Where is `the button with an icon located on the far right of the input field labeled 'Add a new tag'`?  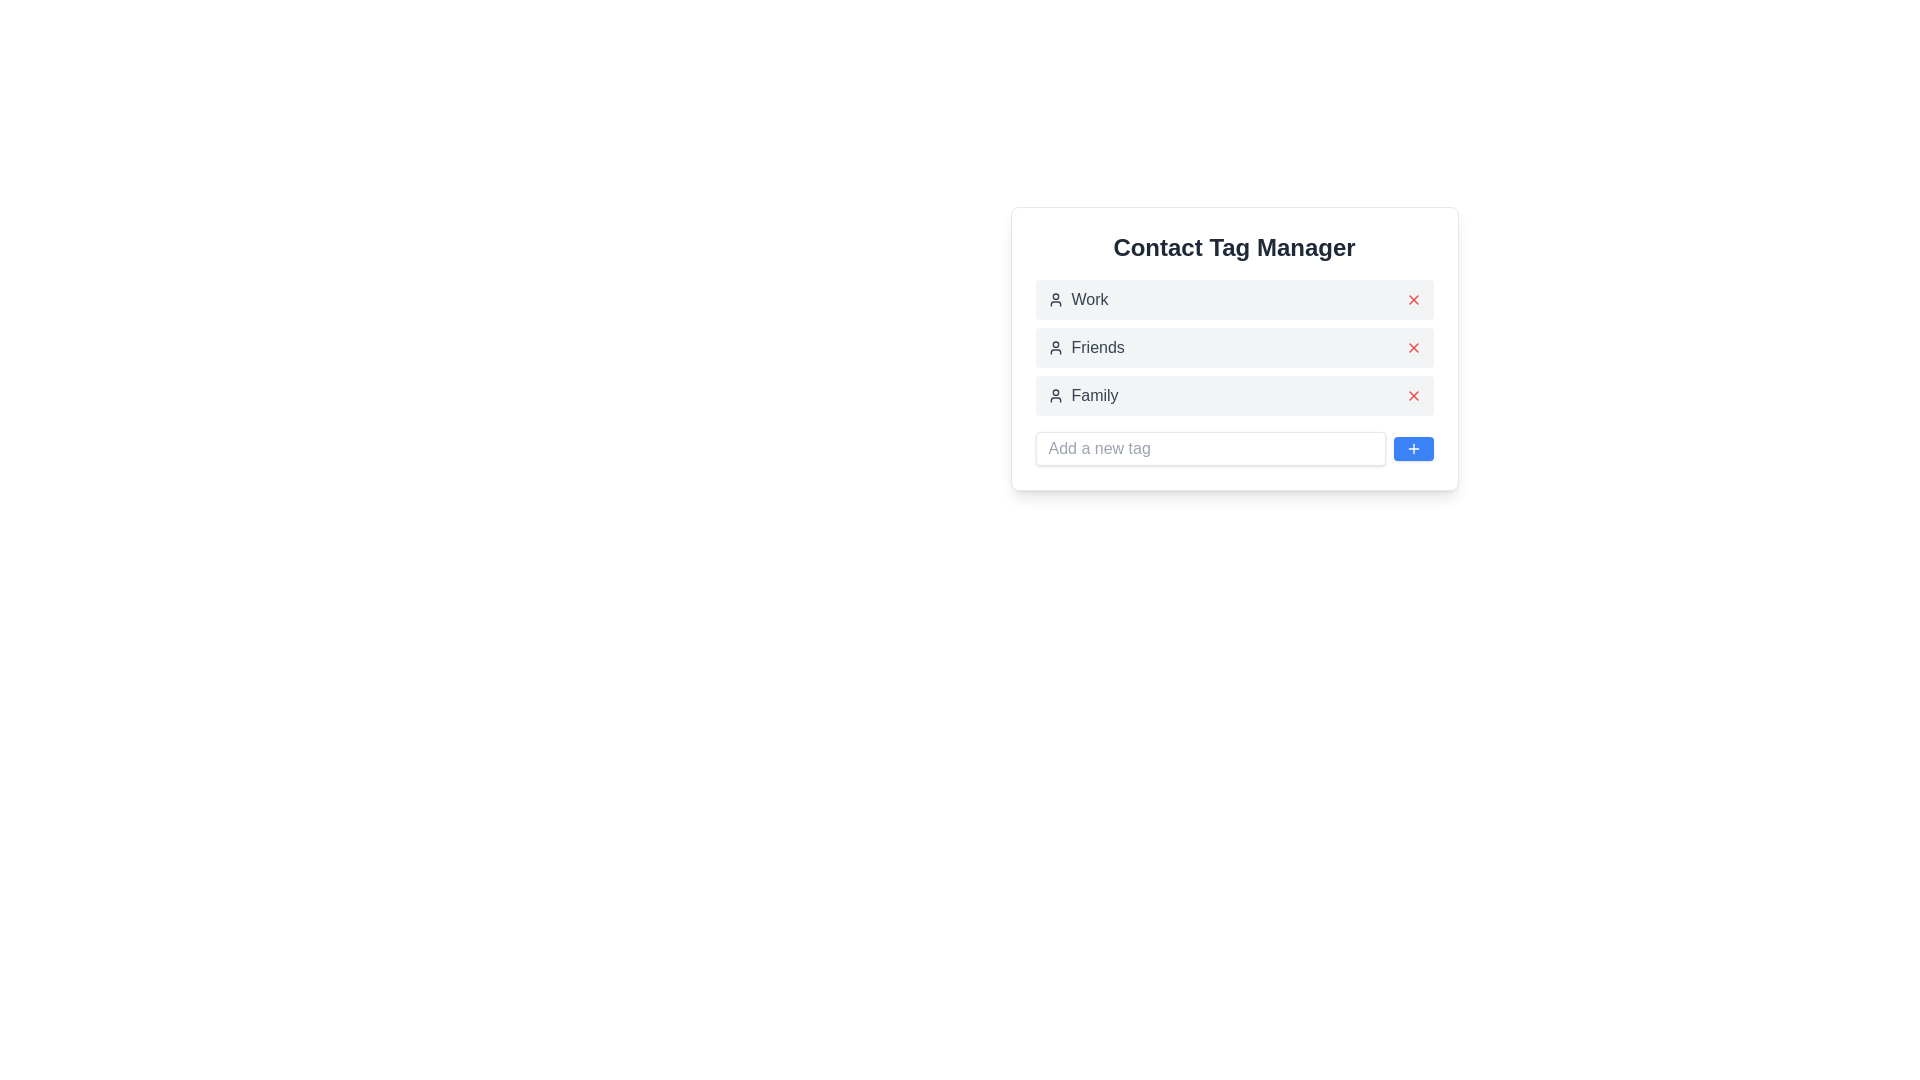
the button with an icon located on the far right of the input field labeled 'Add a new tag' is located at coordinates (1412, 447).